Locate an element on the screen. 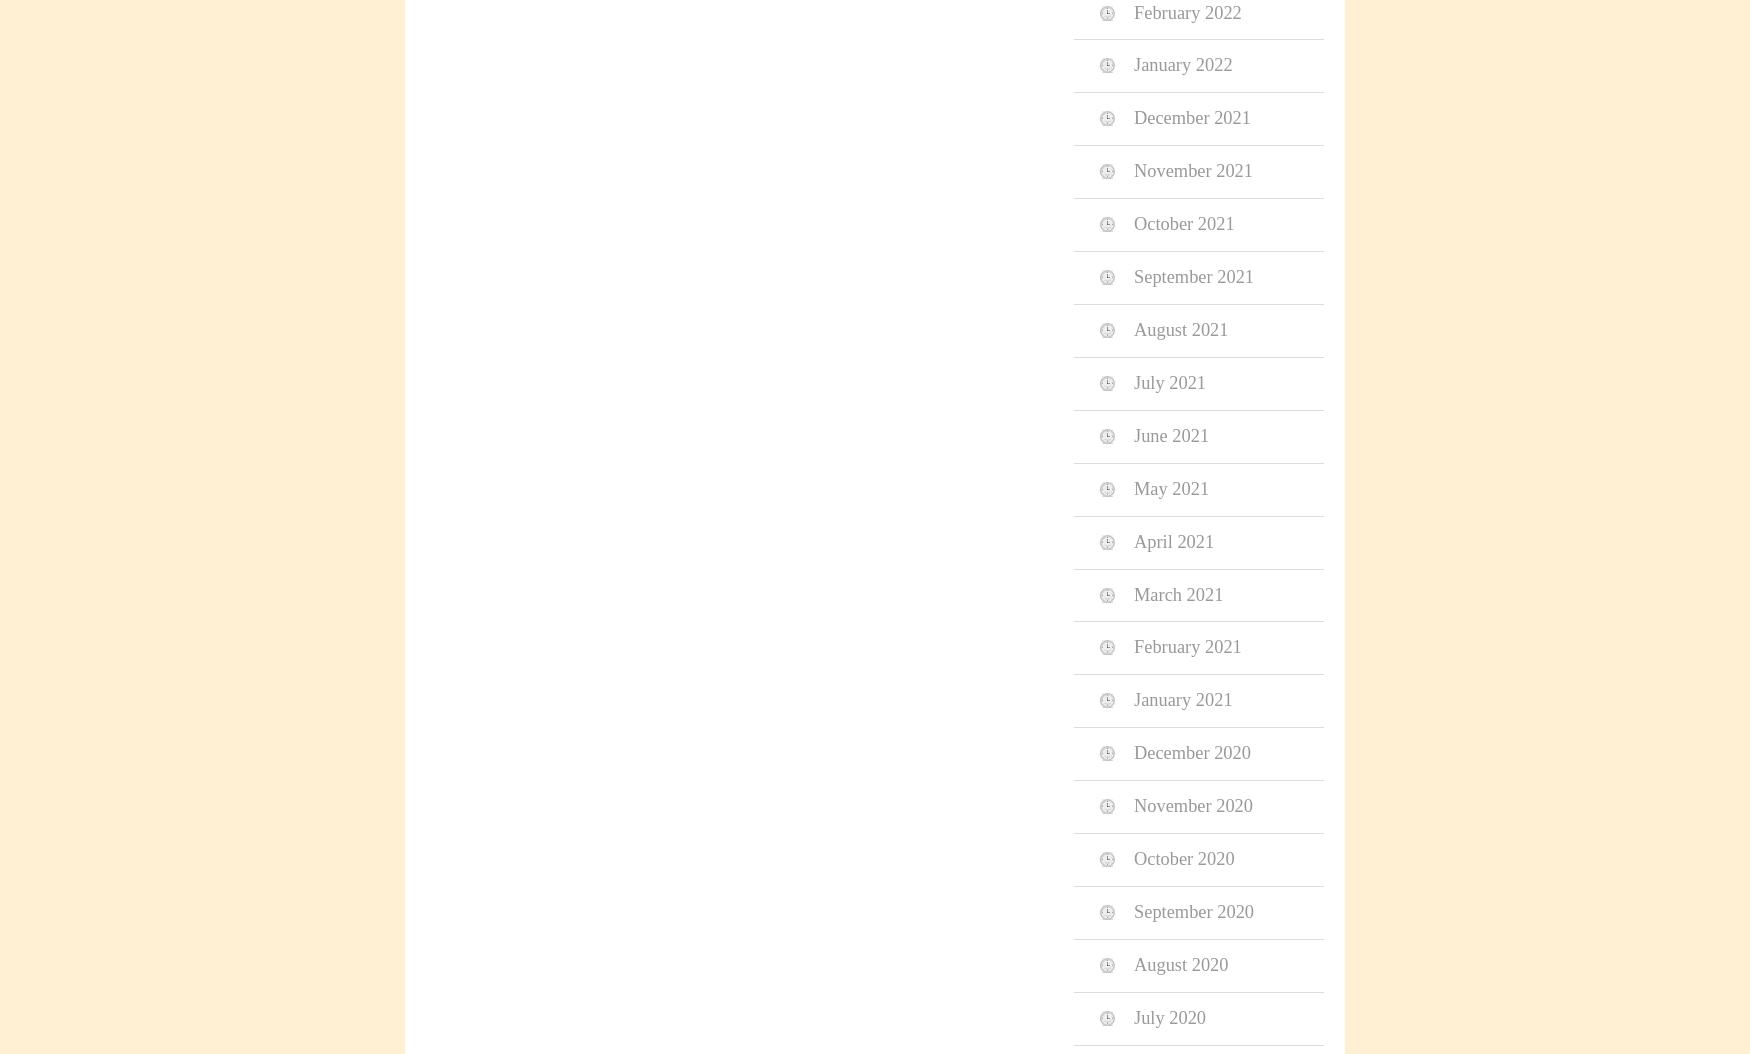 The width and height of the screenshot is (1750, 1054). 'September 2021' is located at coordinates (1133, 275).